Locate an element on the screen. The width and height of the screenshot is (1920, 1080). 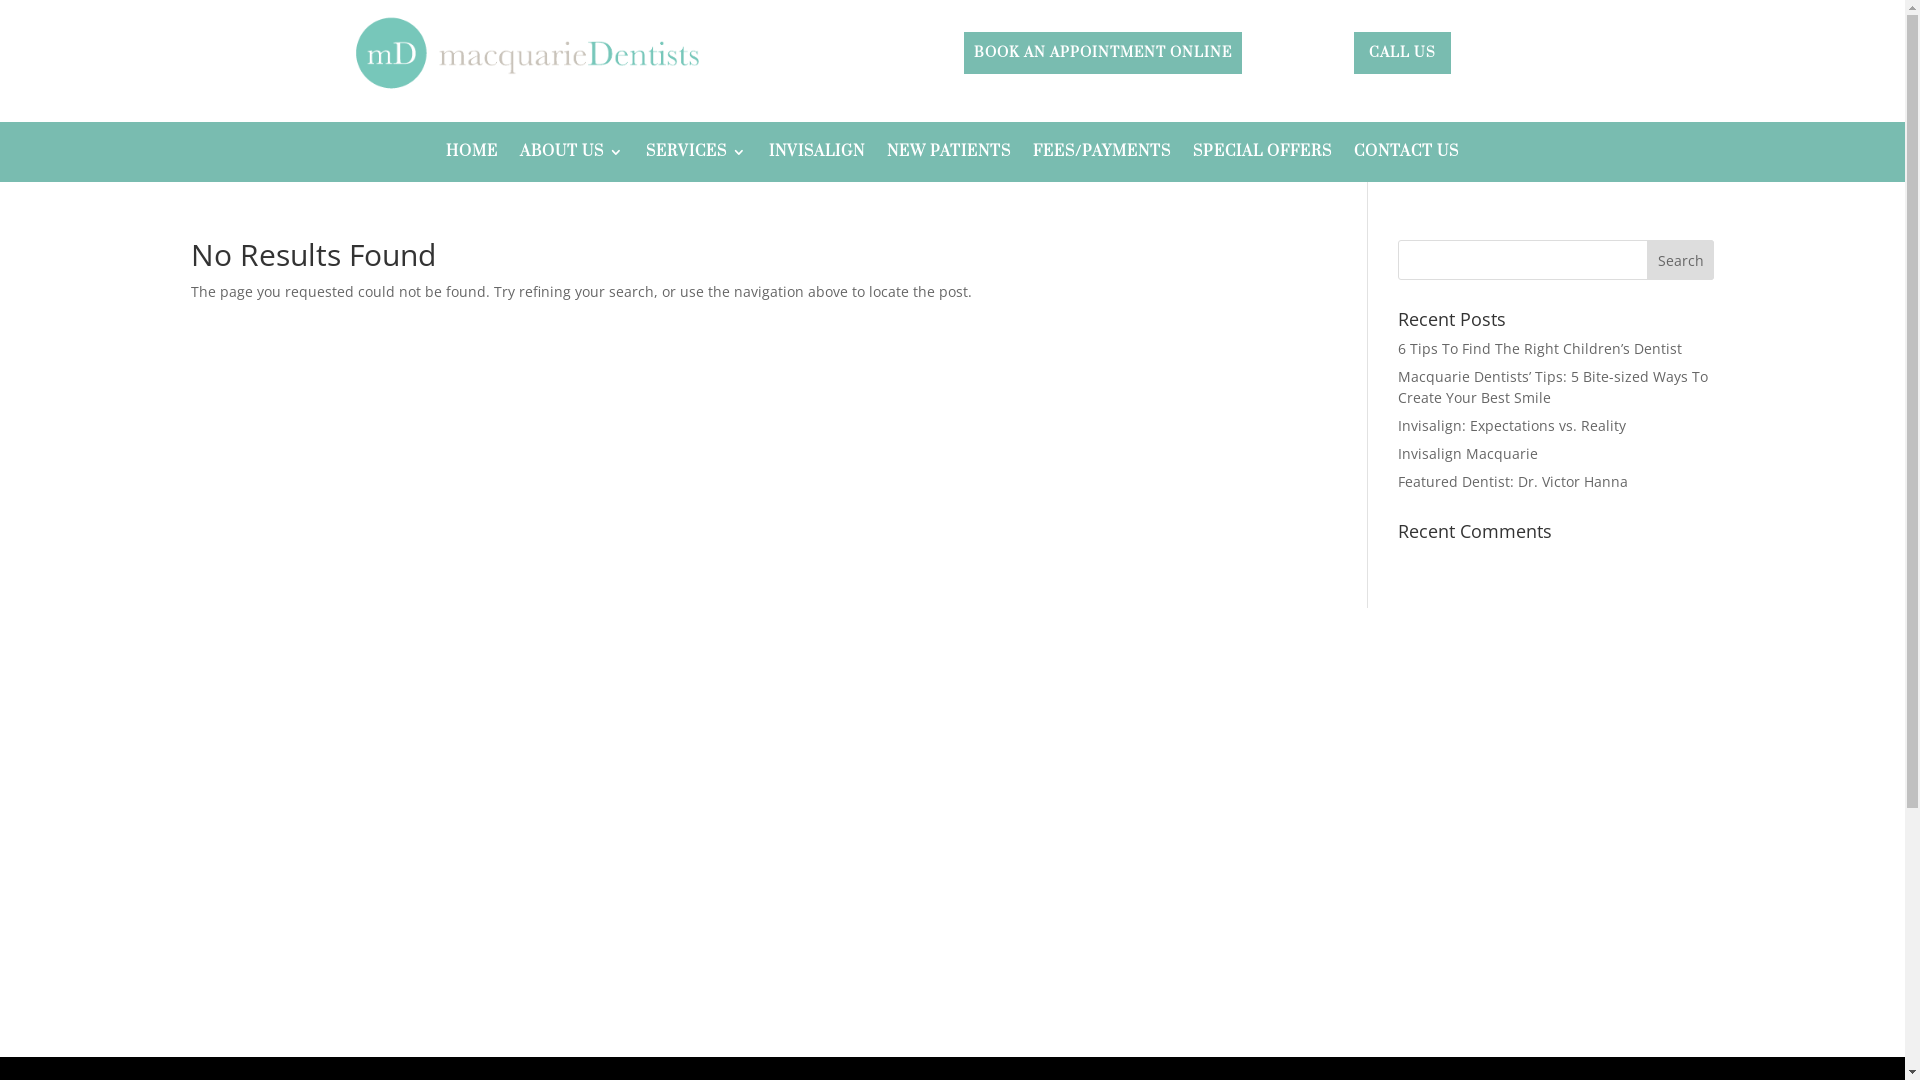
'FEES/PAYMENTS' is located at coordinates (1101, 154).